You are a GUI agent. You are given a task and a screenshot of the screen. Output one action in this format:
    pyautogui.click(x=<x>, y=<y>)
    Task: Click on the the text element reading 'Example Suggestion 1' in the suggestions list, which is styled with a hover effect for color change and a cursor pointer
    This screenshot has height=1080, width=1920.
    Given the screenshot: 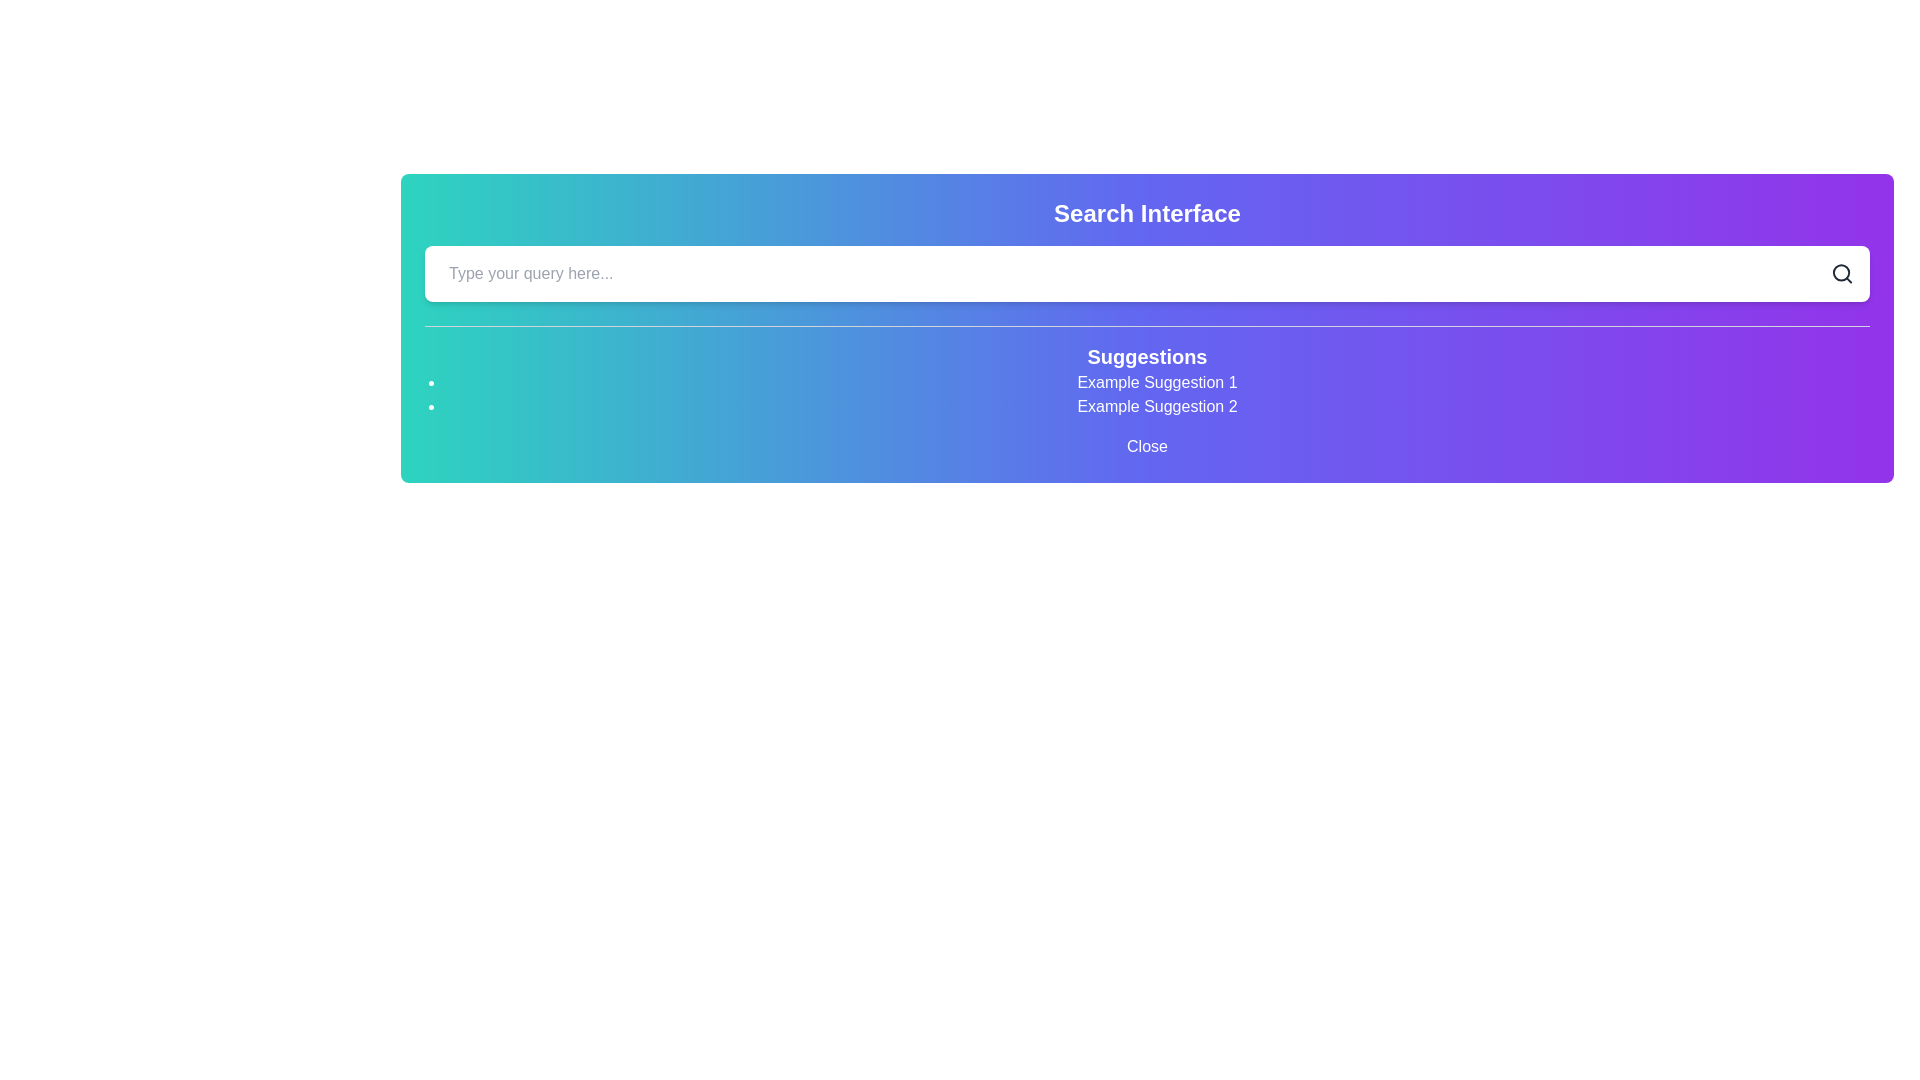 What is the action you would take?
    pyautogui.click(x=1157, y=382)
    